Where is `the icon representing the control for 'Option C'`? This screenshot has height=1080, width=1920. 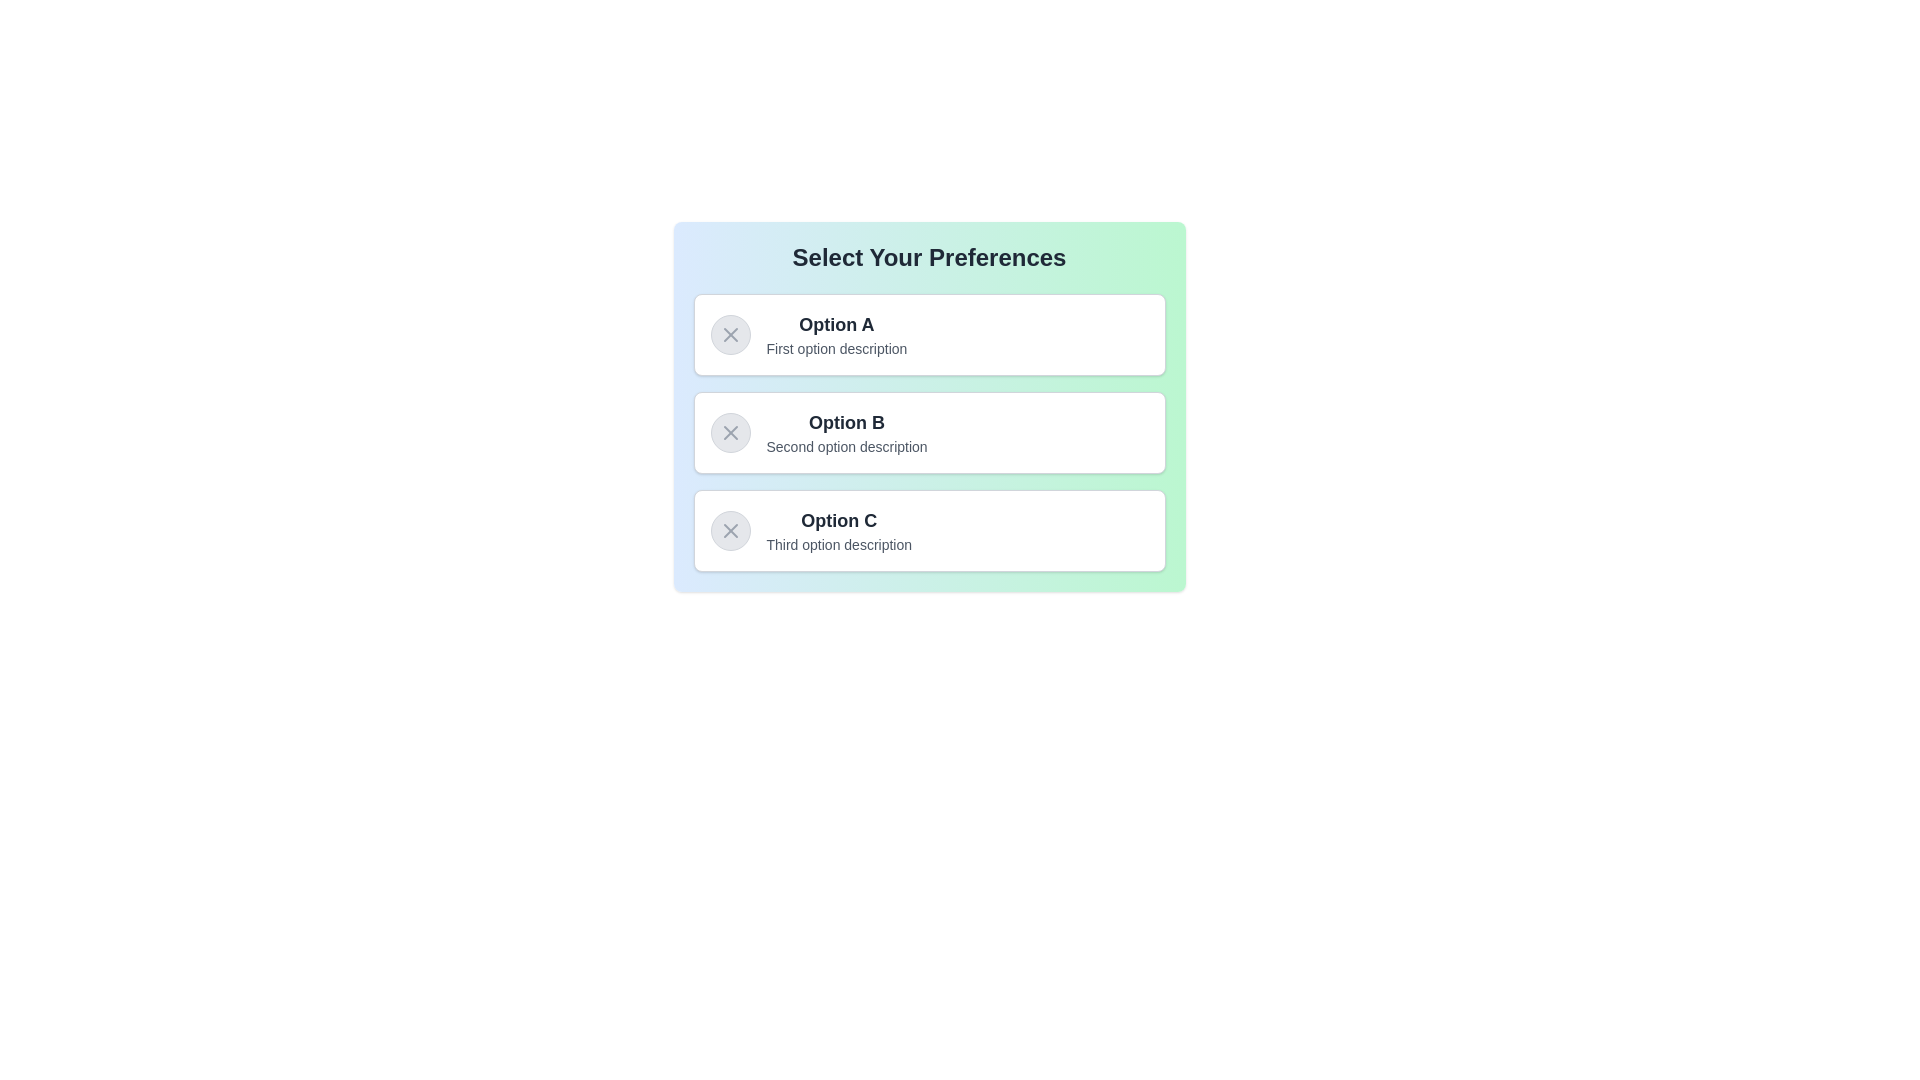 the icon representing the control for 'Option C' is located at coordinates (729, 530).